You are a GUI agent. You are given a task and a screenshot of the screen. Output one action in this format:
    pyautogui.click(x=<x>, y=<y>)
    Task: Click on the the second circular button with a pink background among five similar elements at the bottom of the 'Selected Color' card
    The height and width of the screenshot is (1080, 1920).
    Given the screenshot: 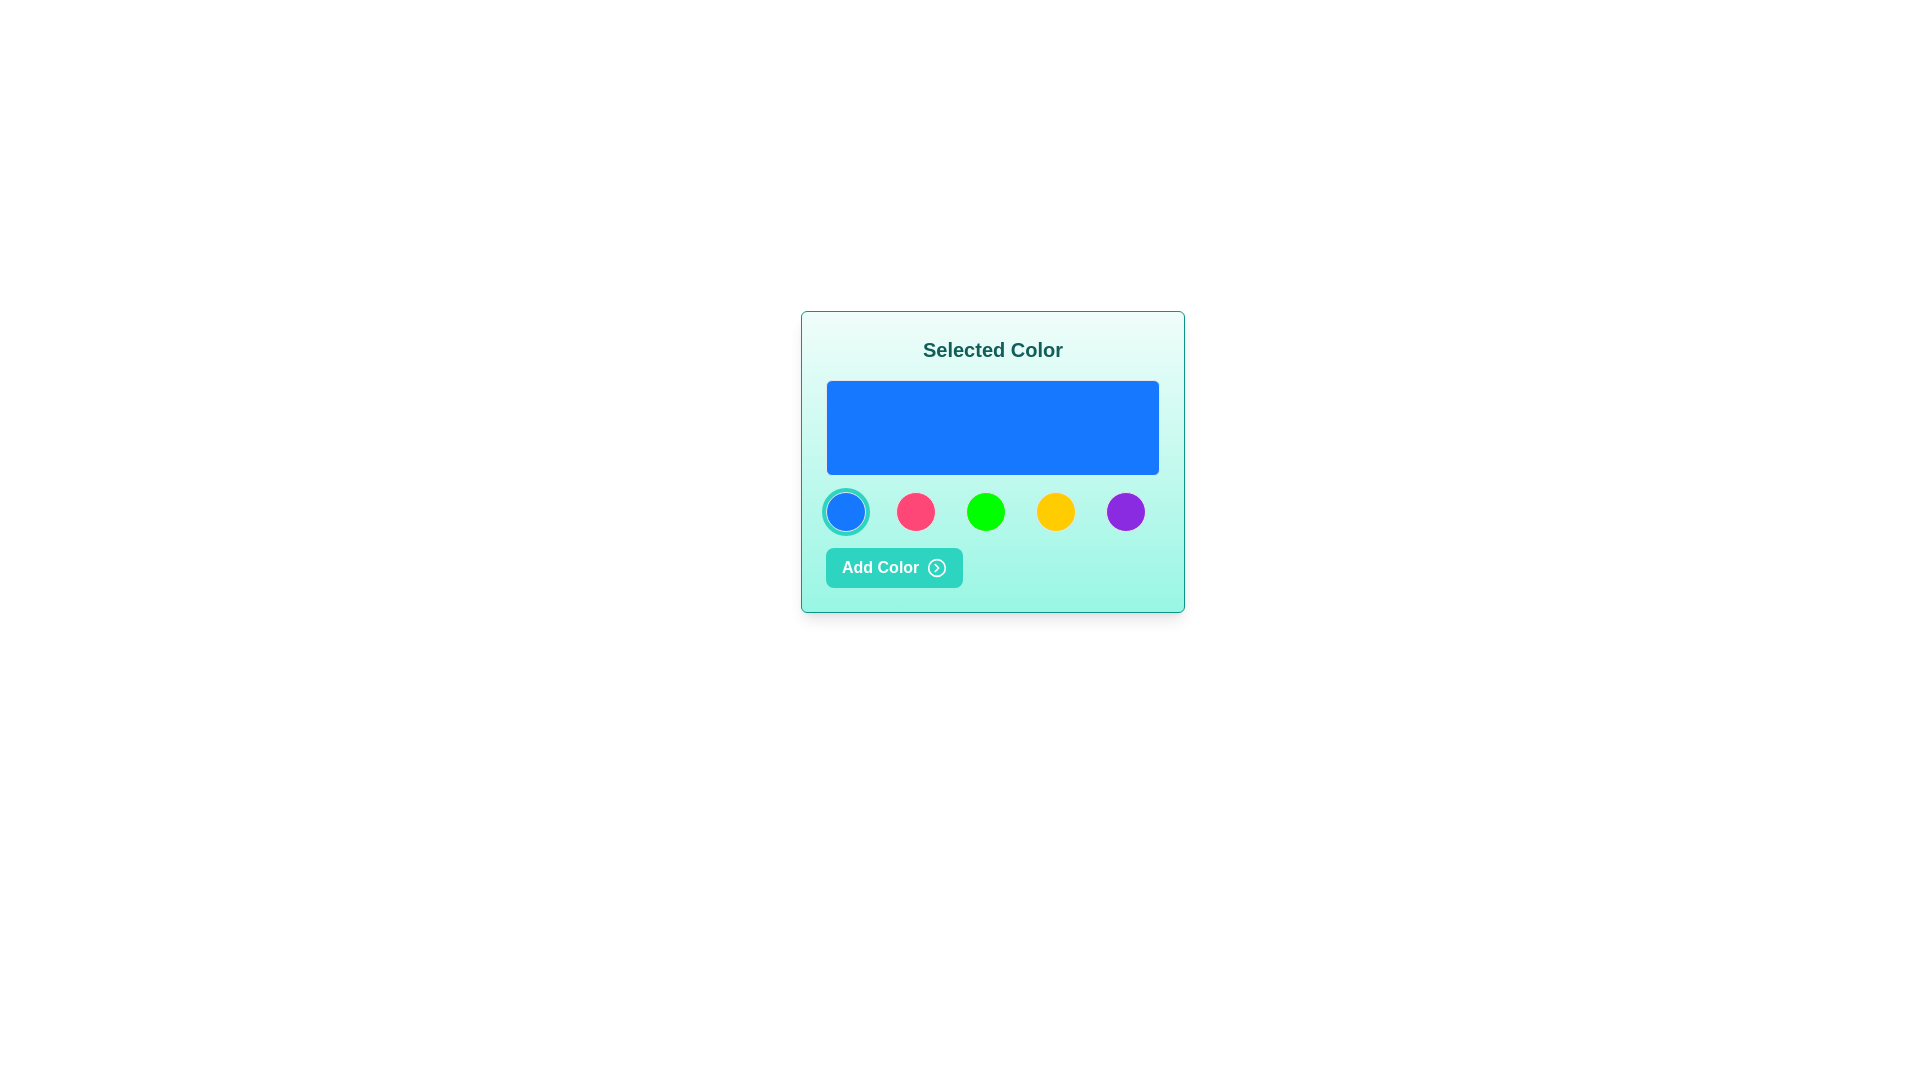 What is the action you would take?
    pyautogui.click(x=915, y=511)
    